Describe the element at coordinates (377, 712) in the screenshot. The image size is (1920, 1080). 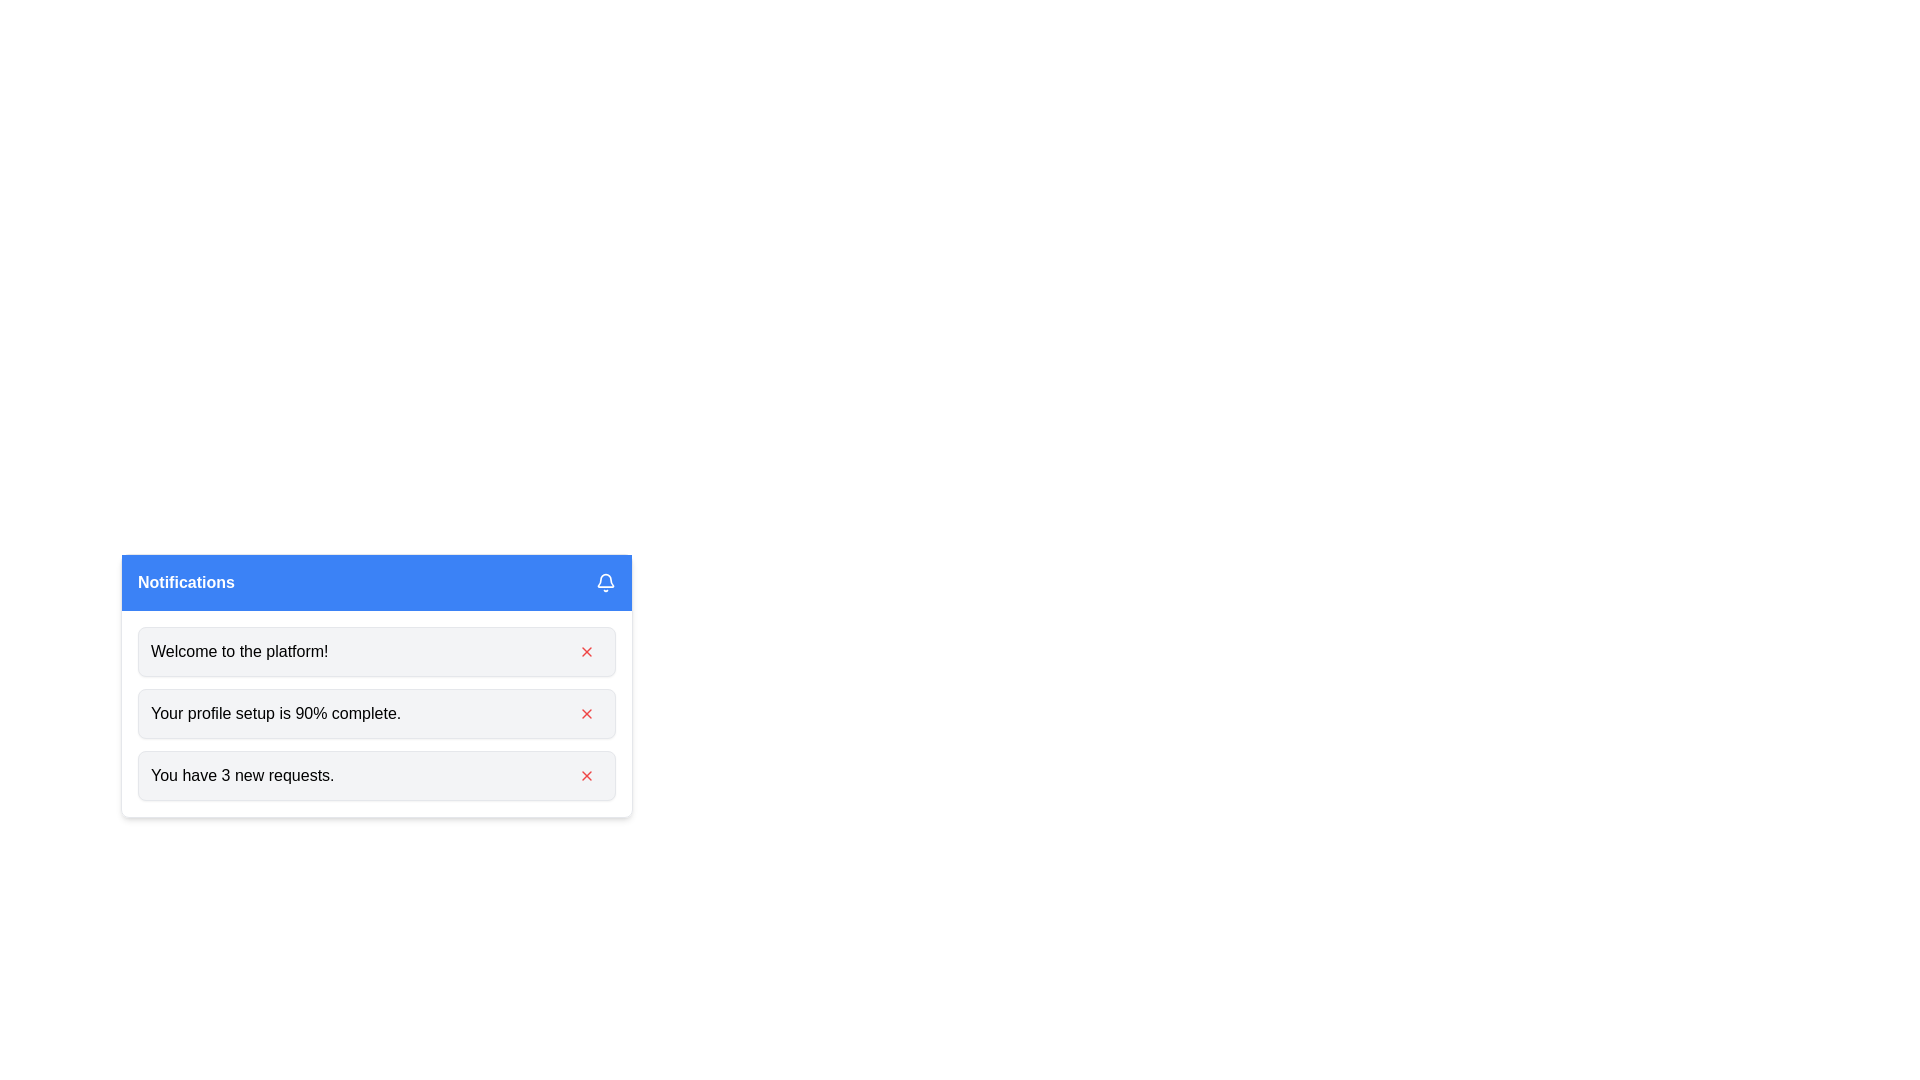
I see `the Notification box displaying 'Your profile setup is 90% complete.'` at that location.